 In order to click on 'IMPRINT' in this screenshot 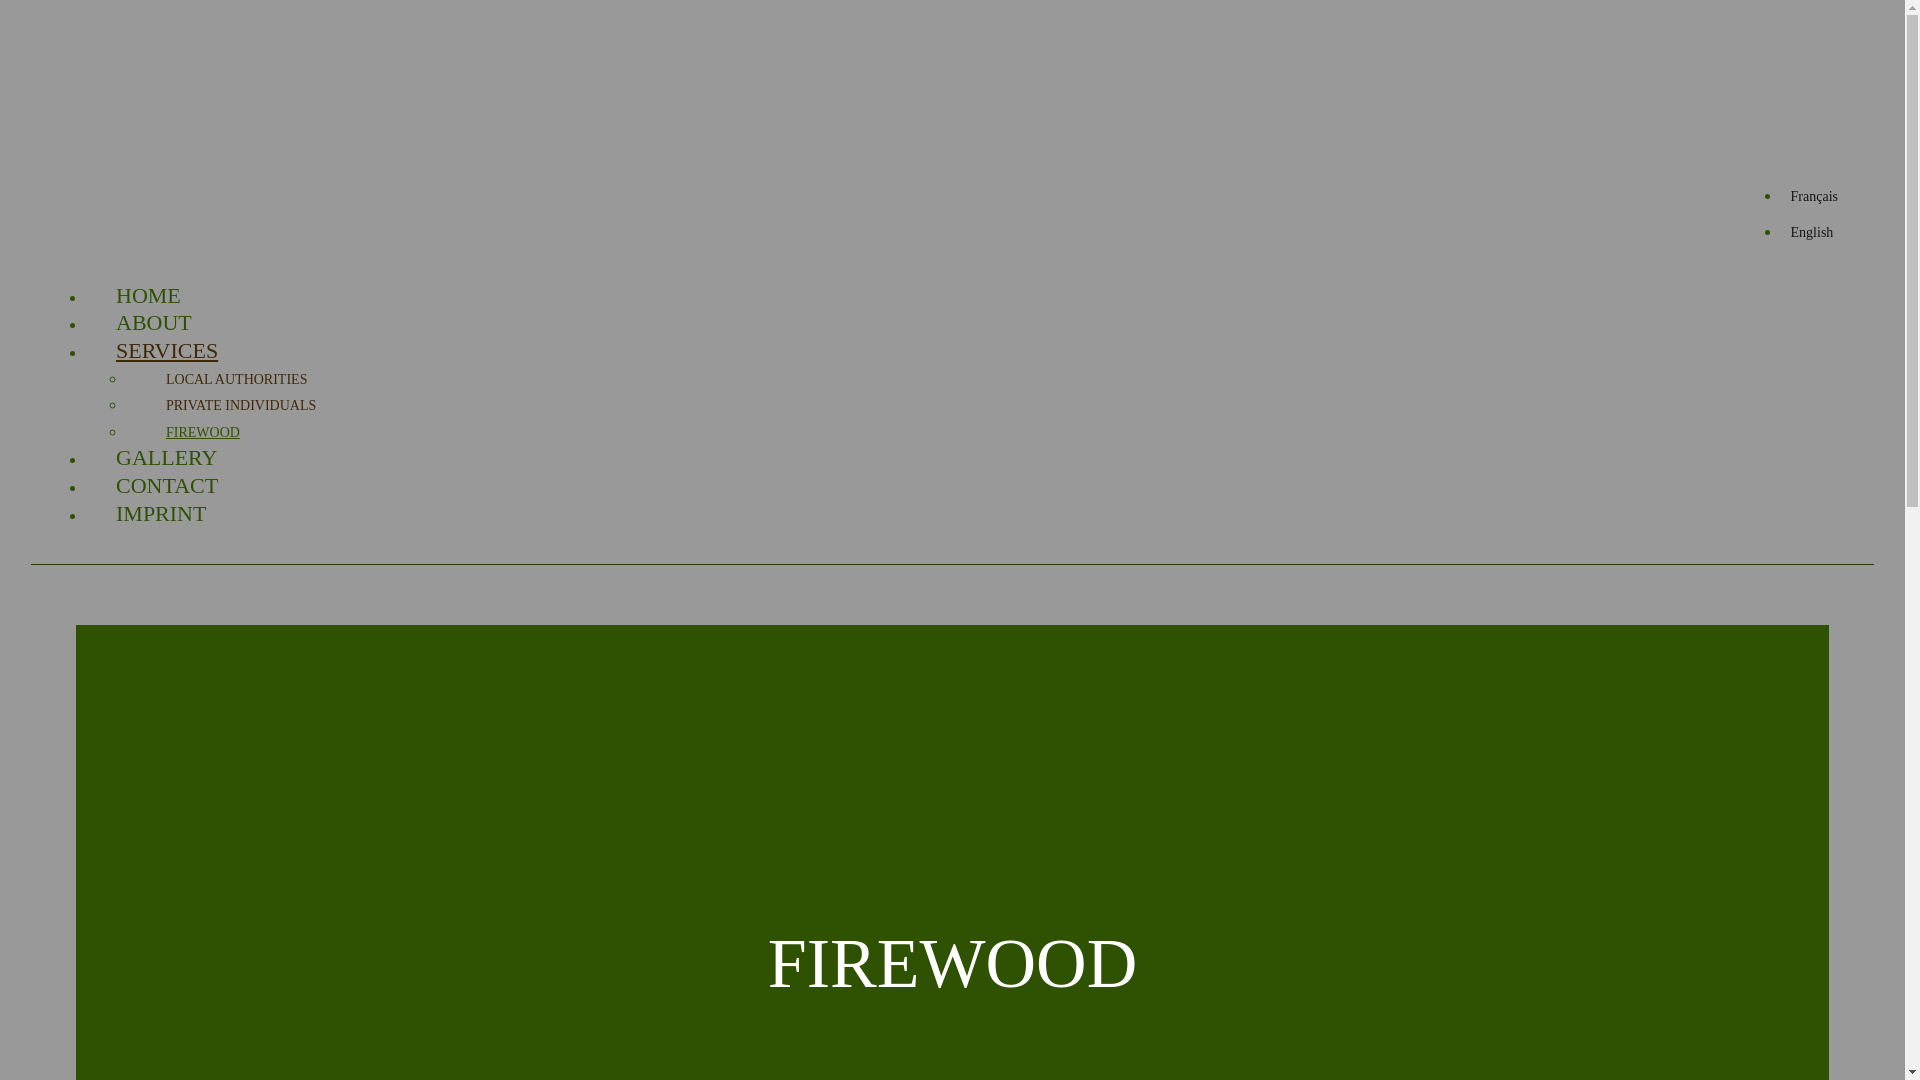, I will do `click(161, 512)`.